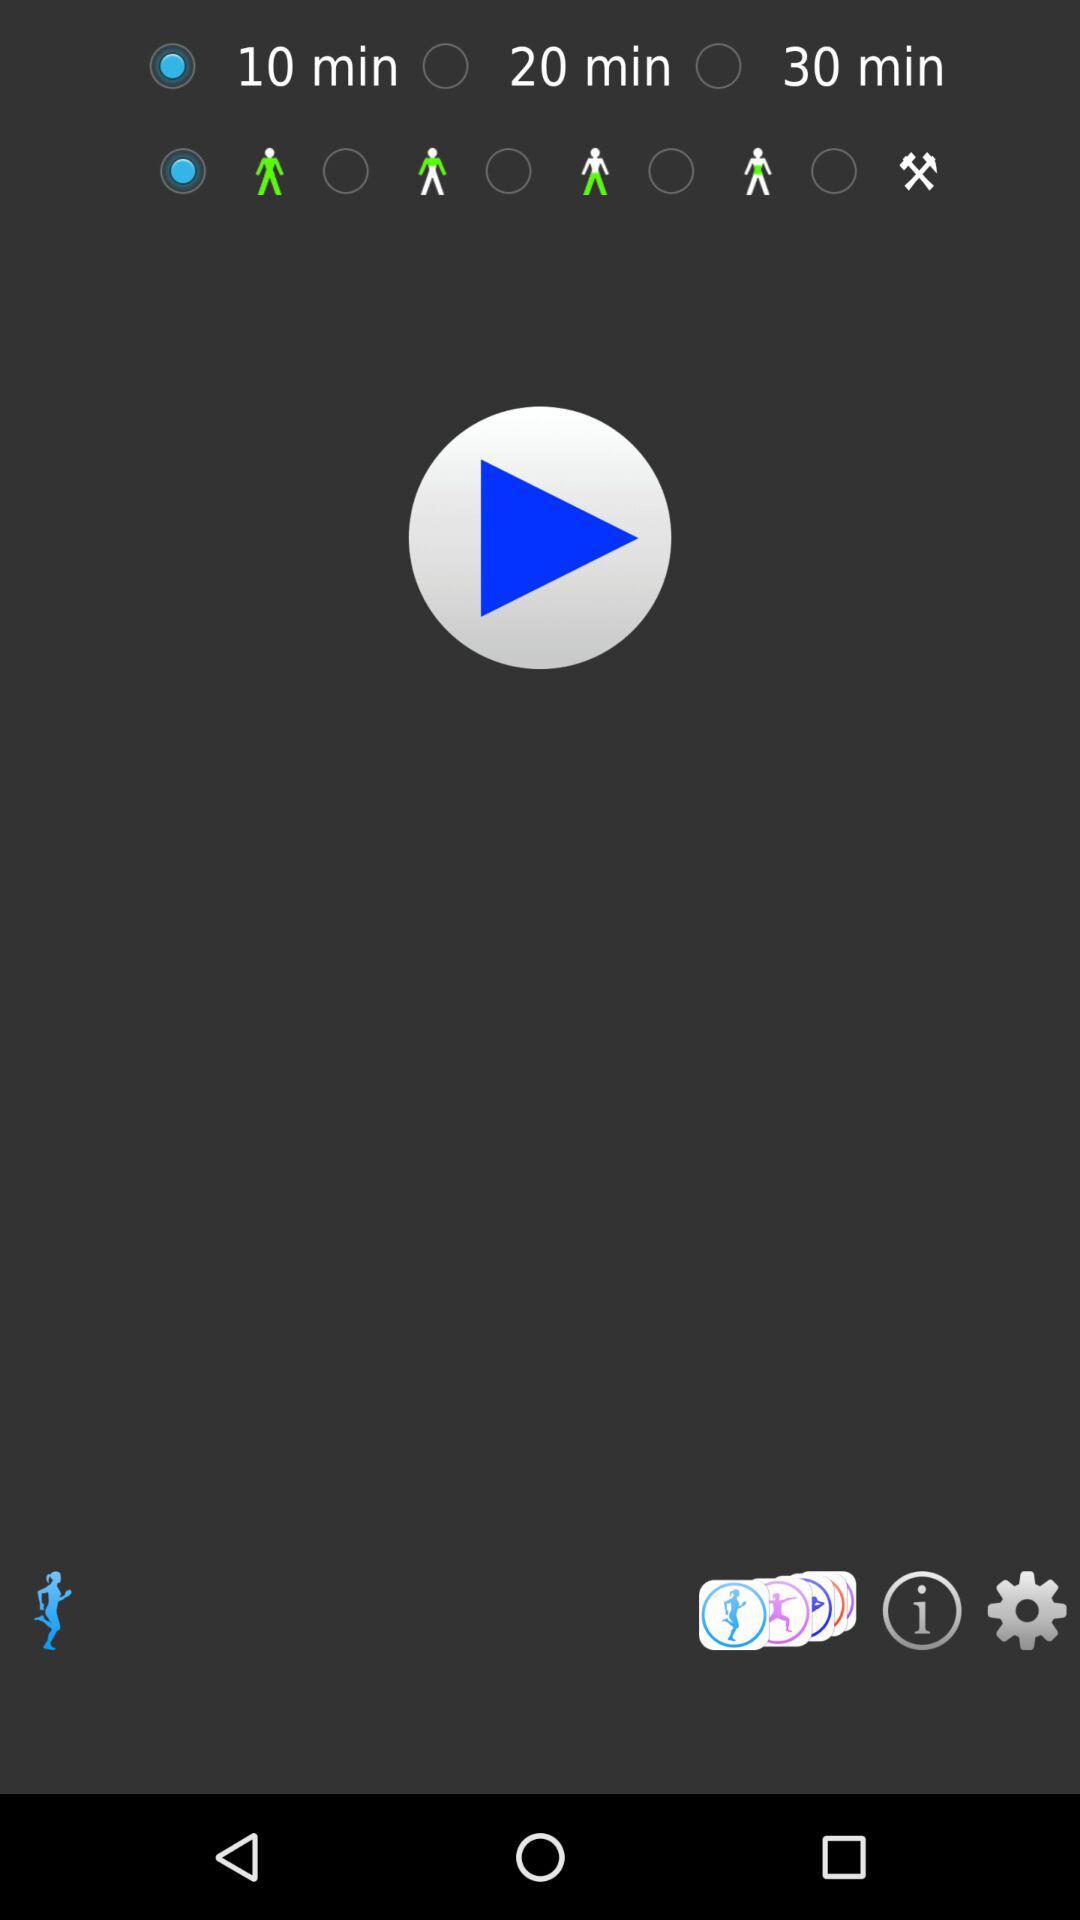 The width and height of the screenshot is (1080, 1920). I want to click on open menu, so click(776, 1610).